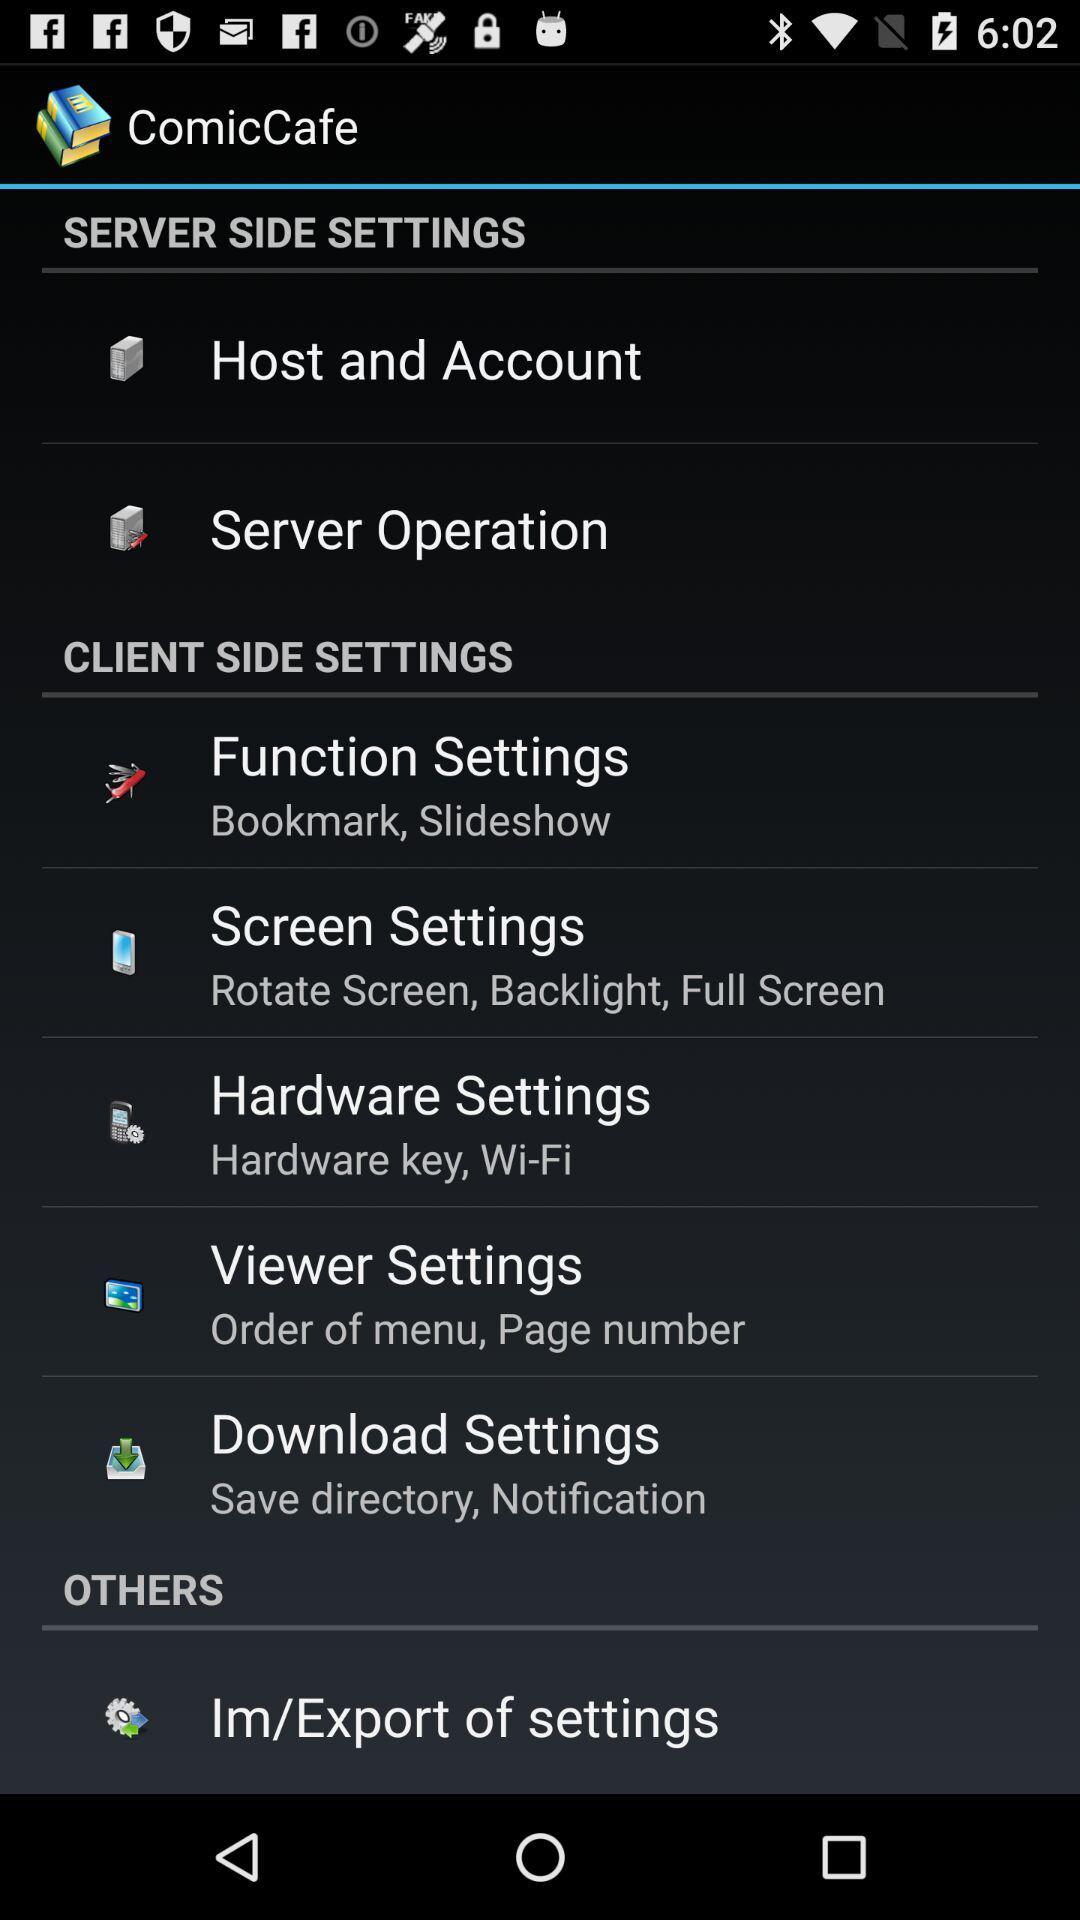 The width and height of the screenshot is (1080, 1920). What do you see at coordinates (397, 922) in the screenshot?
I see `app above rotate screen backlight app` at bounding box center [397, 922].